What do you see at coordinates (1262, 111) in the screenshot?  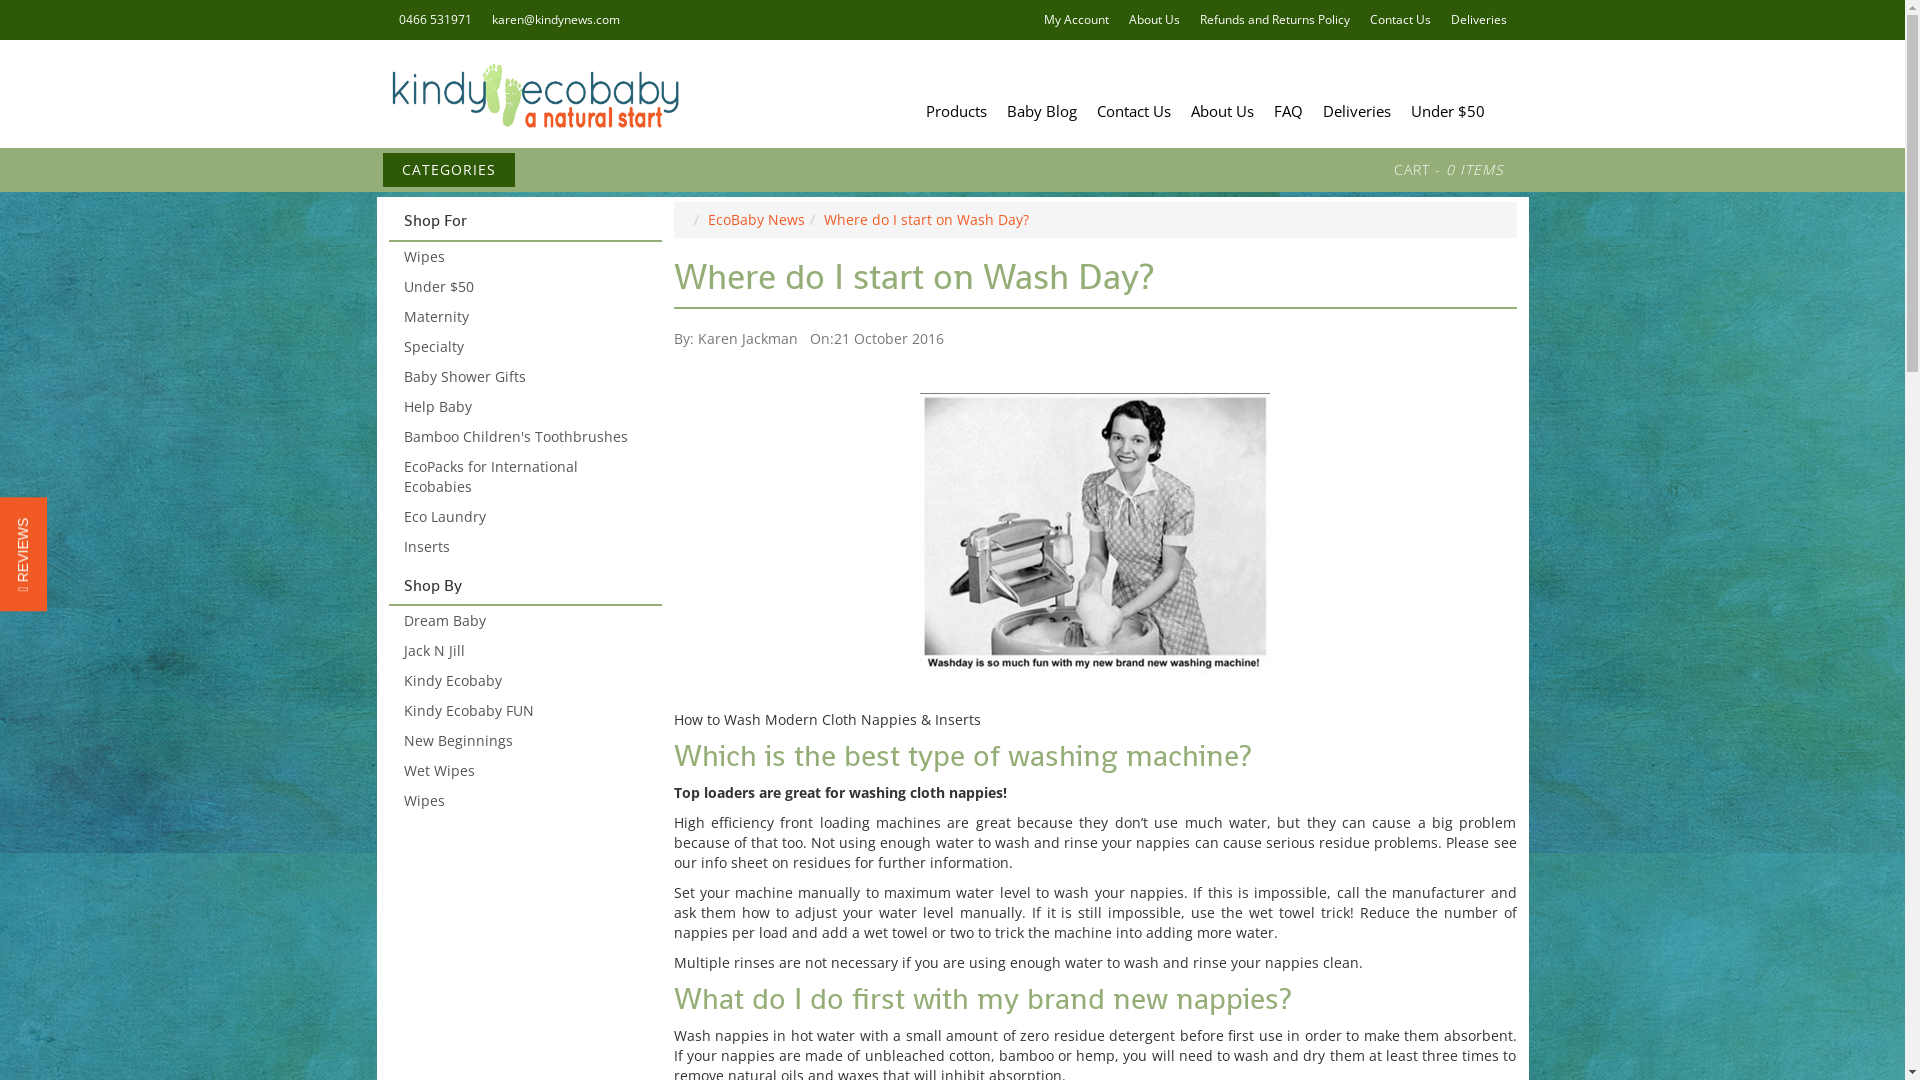 I see `'FAQ'` at bounding box center [1262, 111].